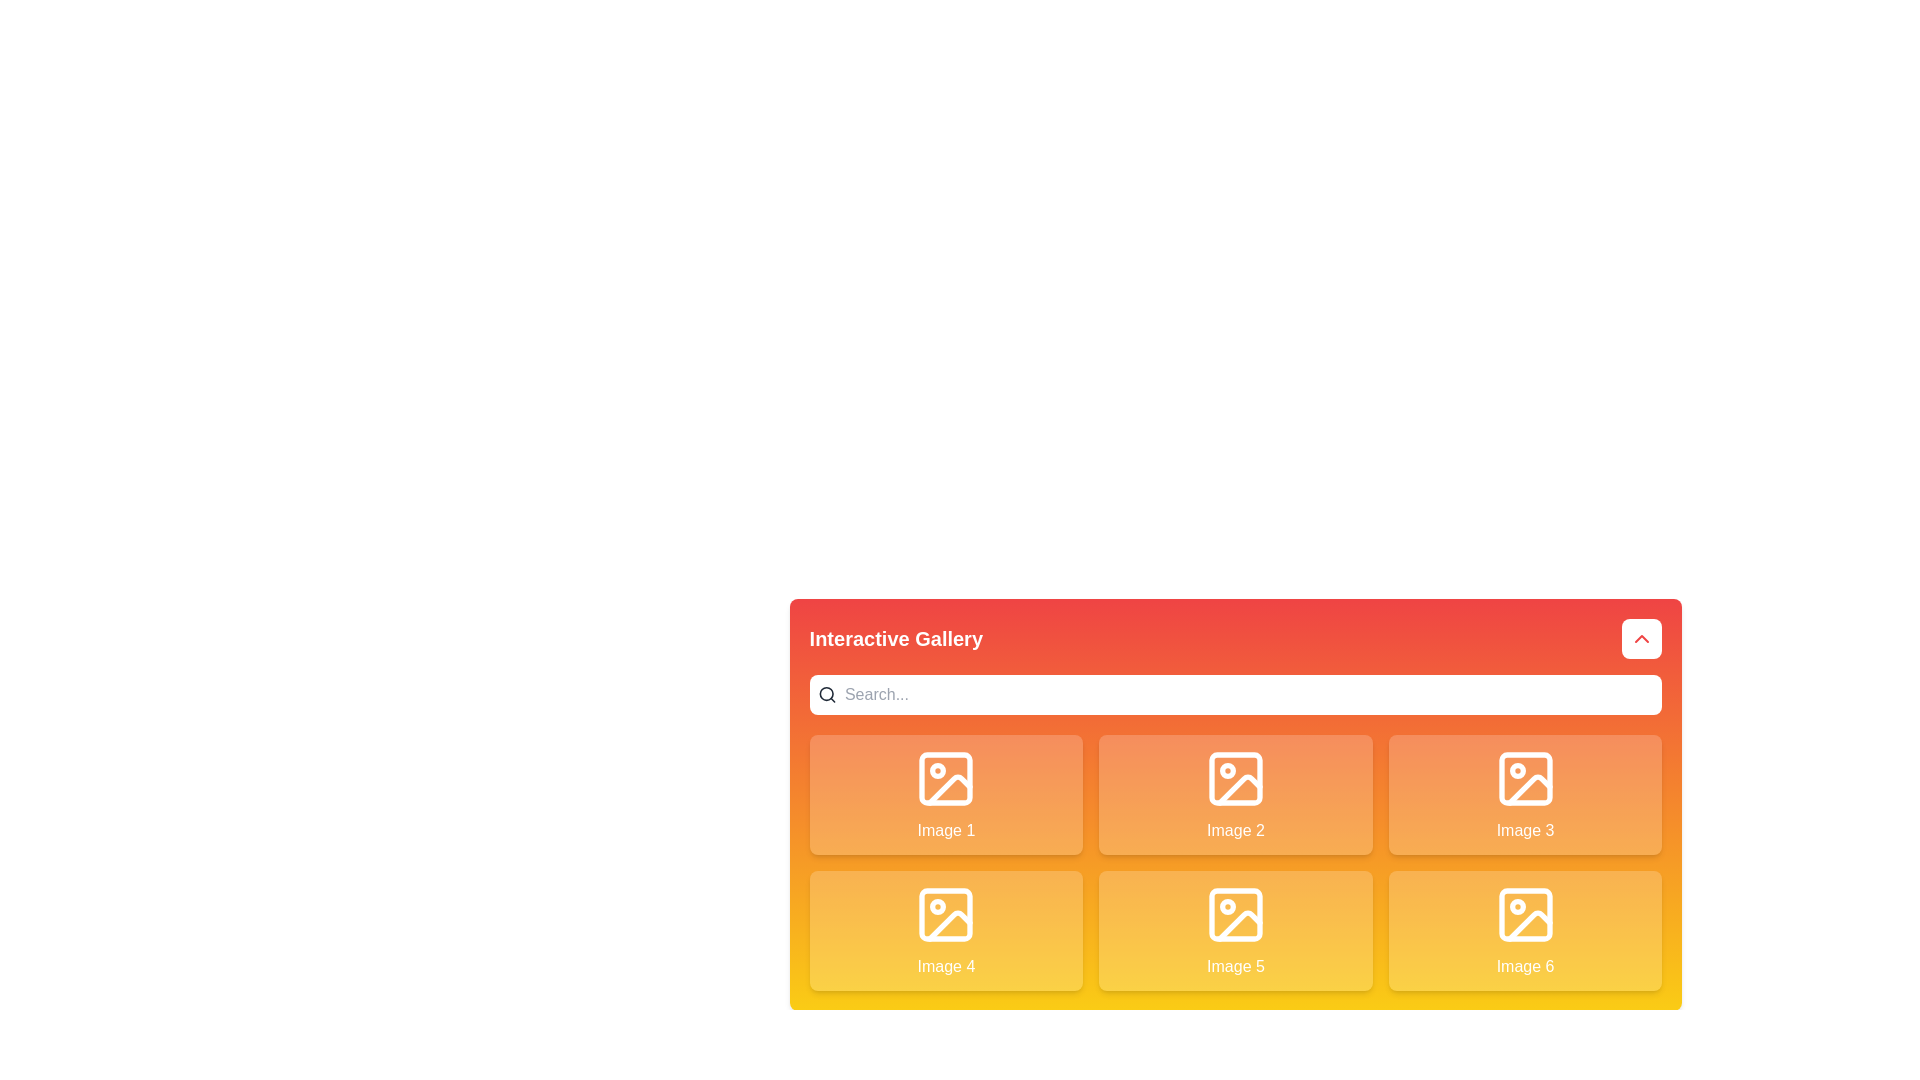  What do you see at coordinates (1524, 793) in the screenshot?
I see `the third card in the grid with a gradient orange background and the text caption 'Image 3'` at bounding box center [1524, 793].